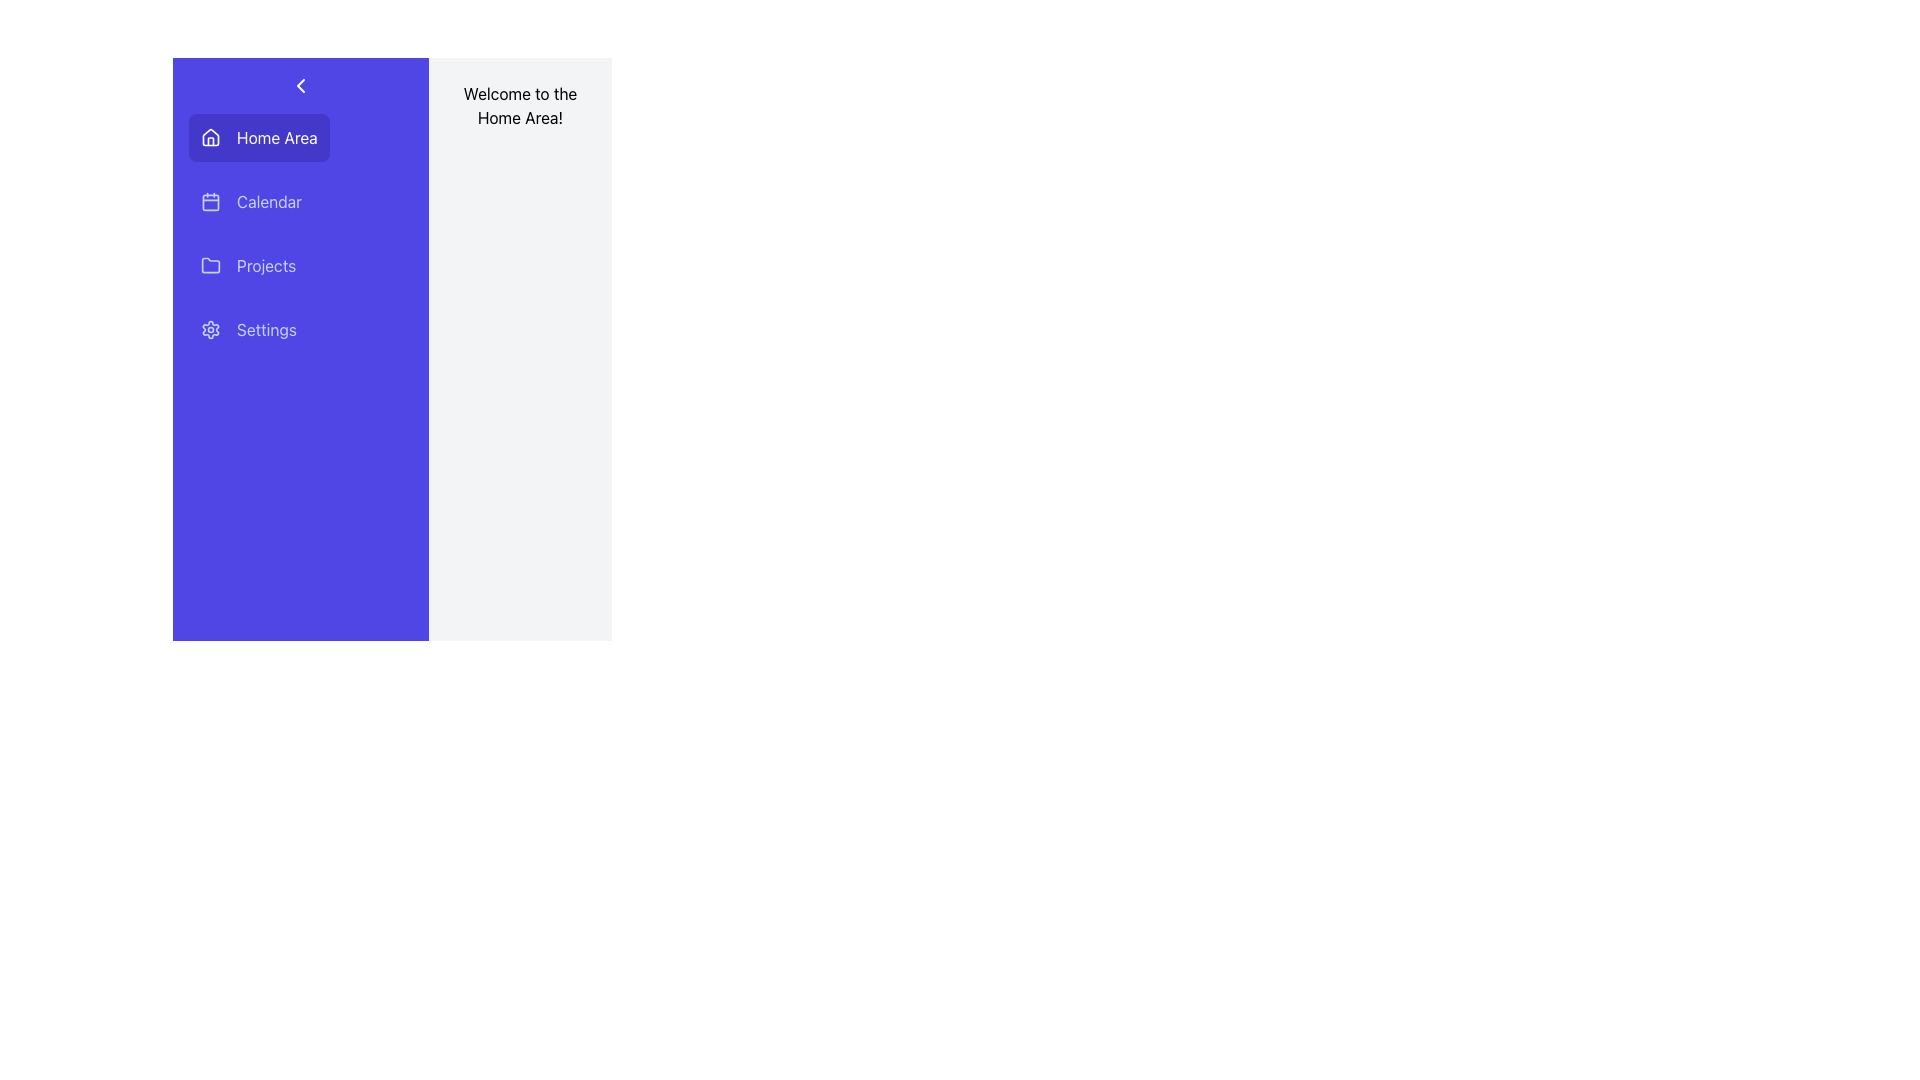  What do you see at coordinates (211, 265) in the screenshot?
I see `the folder icon representing the 'Projects' menu item located in the vertical navigation menu on the left side of the interface` at bounding box center [211, 265].